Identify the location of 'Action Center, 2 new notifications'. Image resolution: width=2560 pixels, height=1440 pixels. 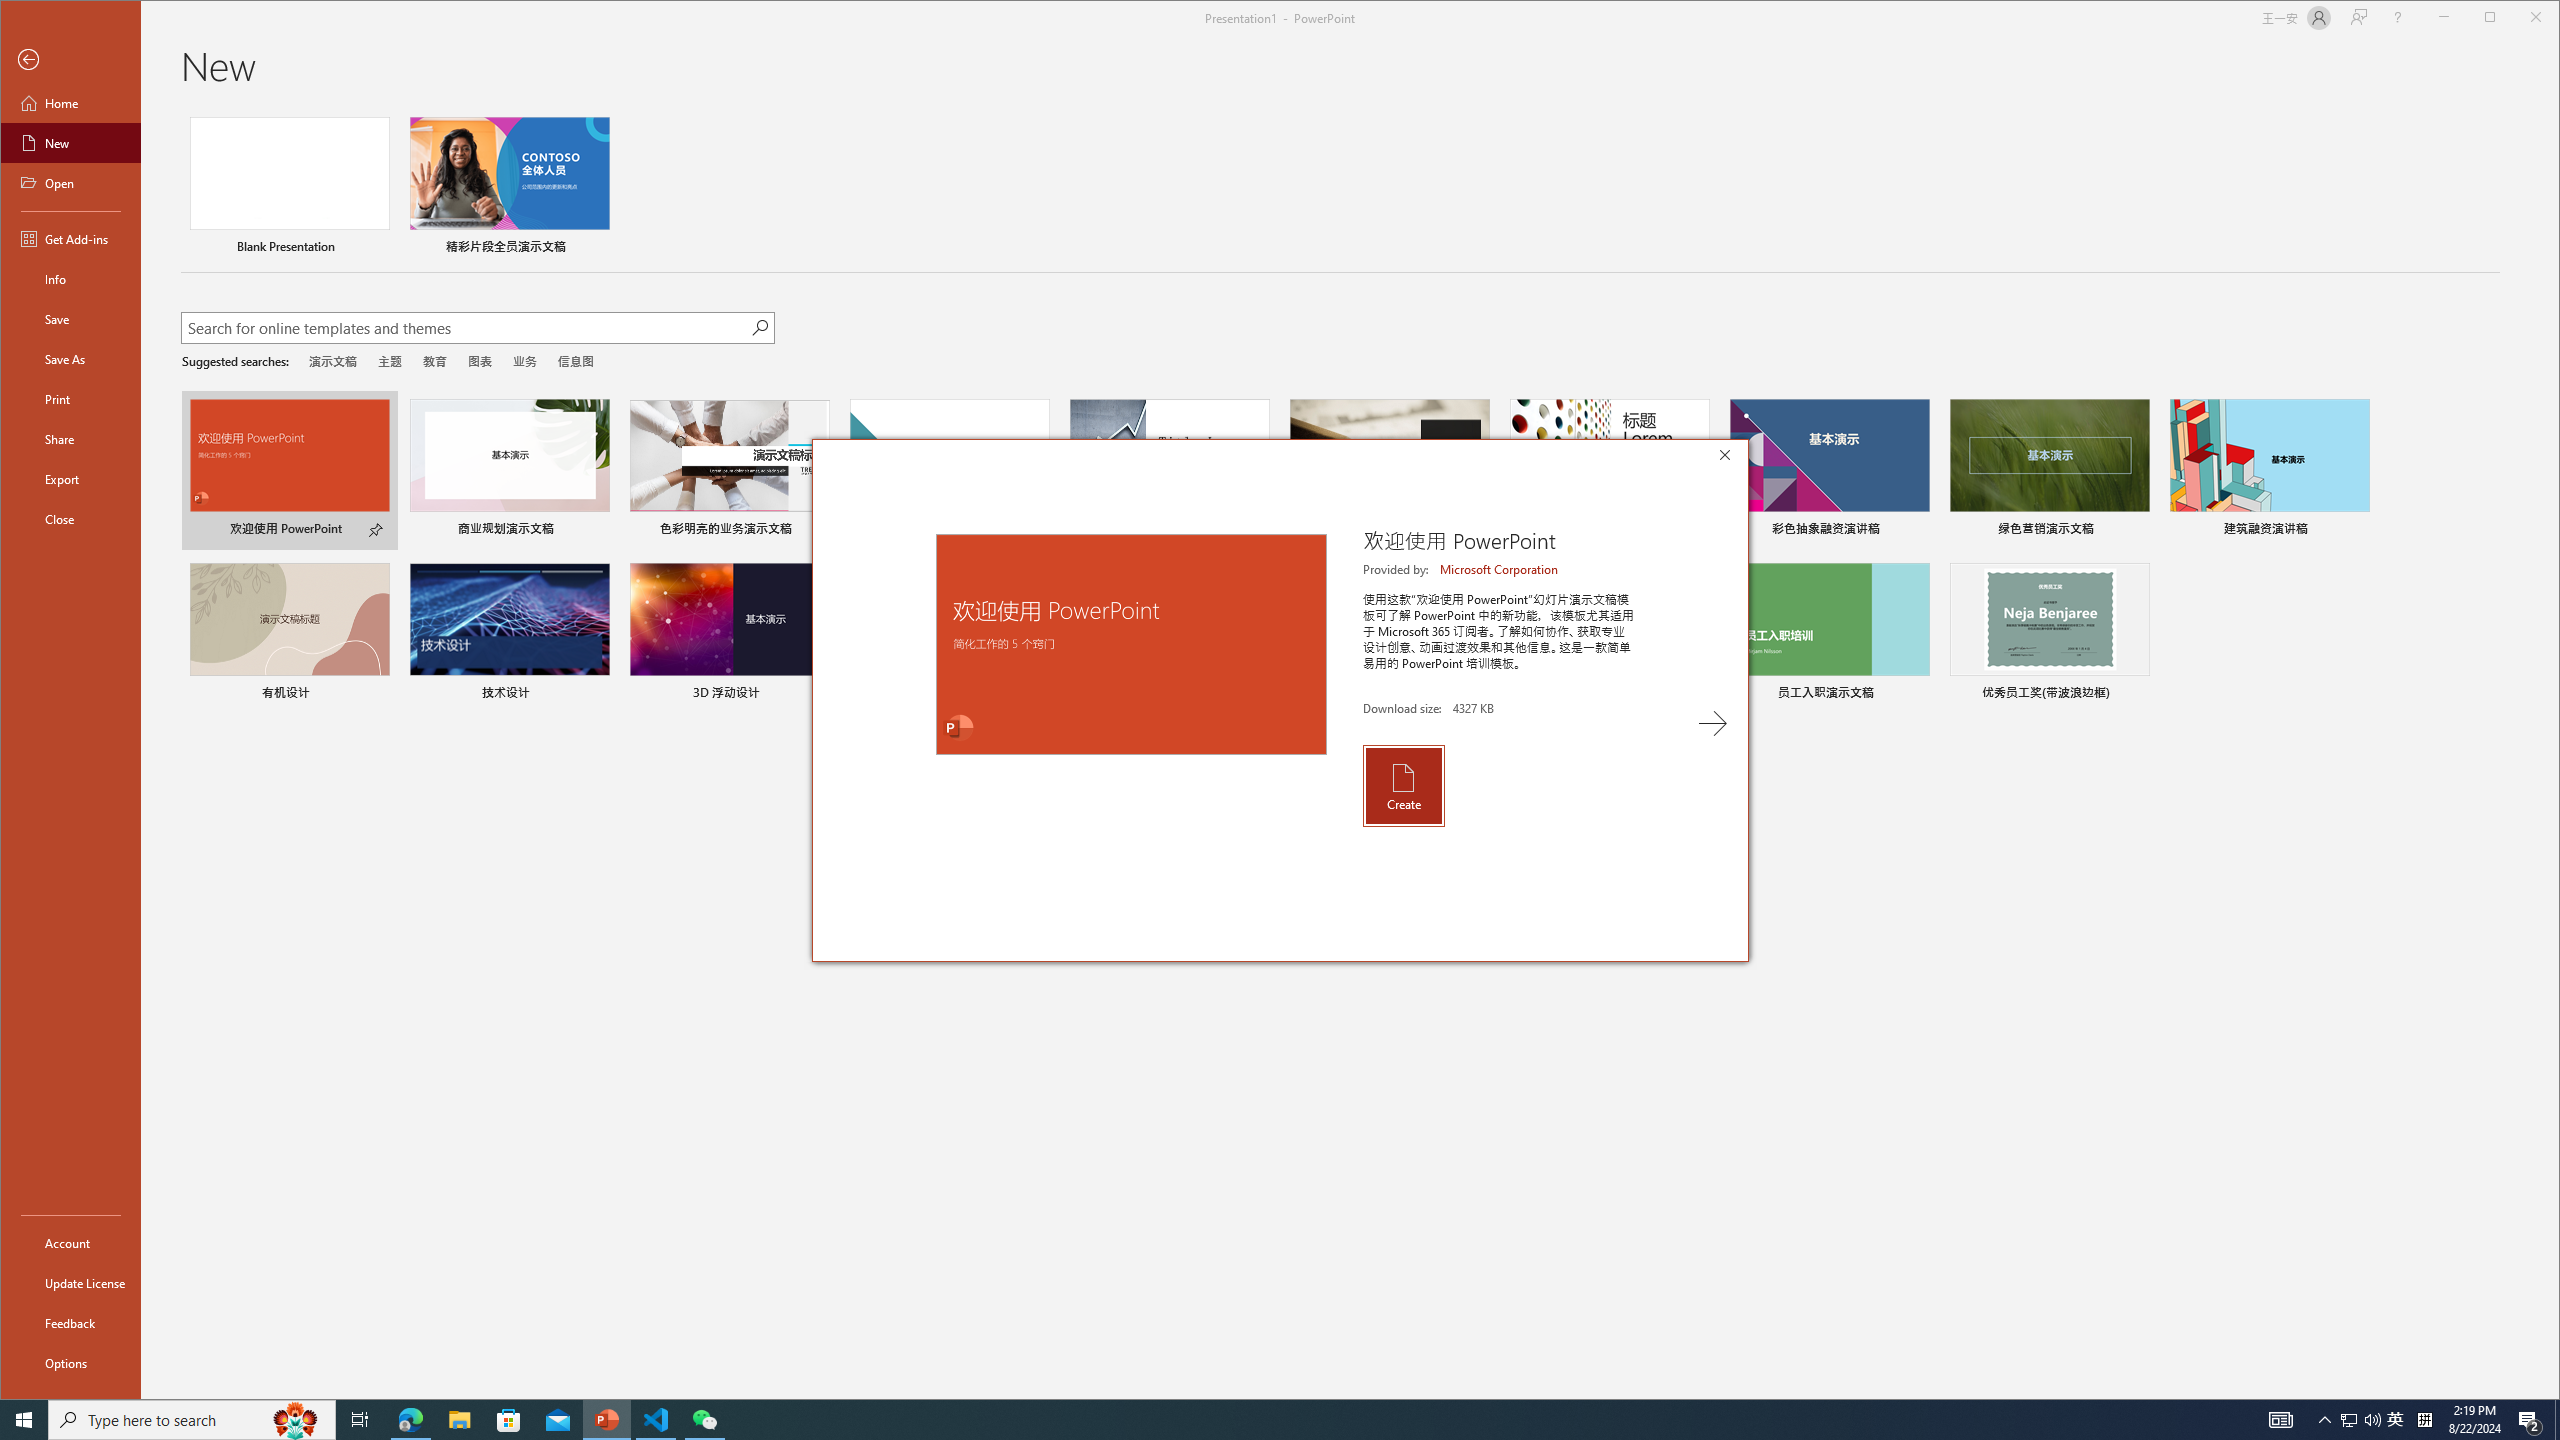
(2530, 1418).